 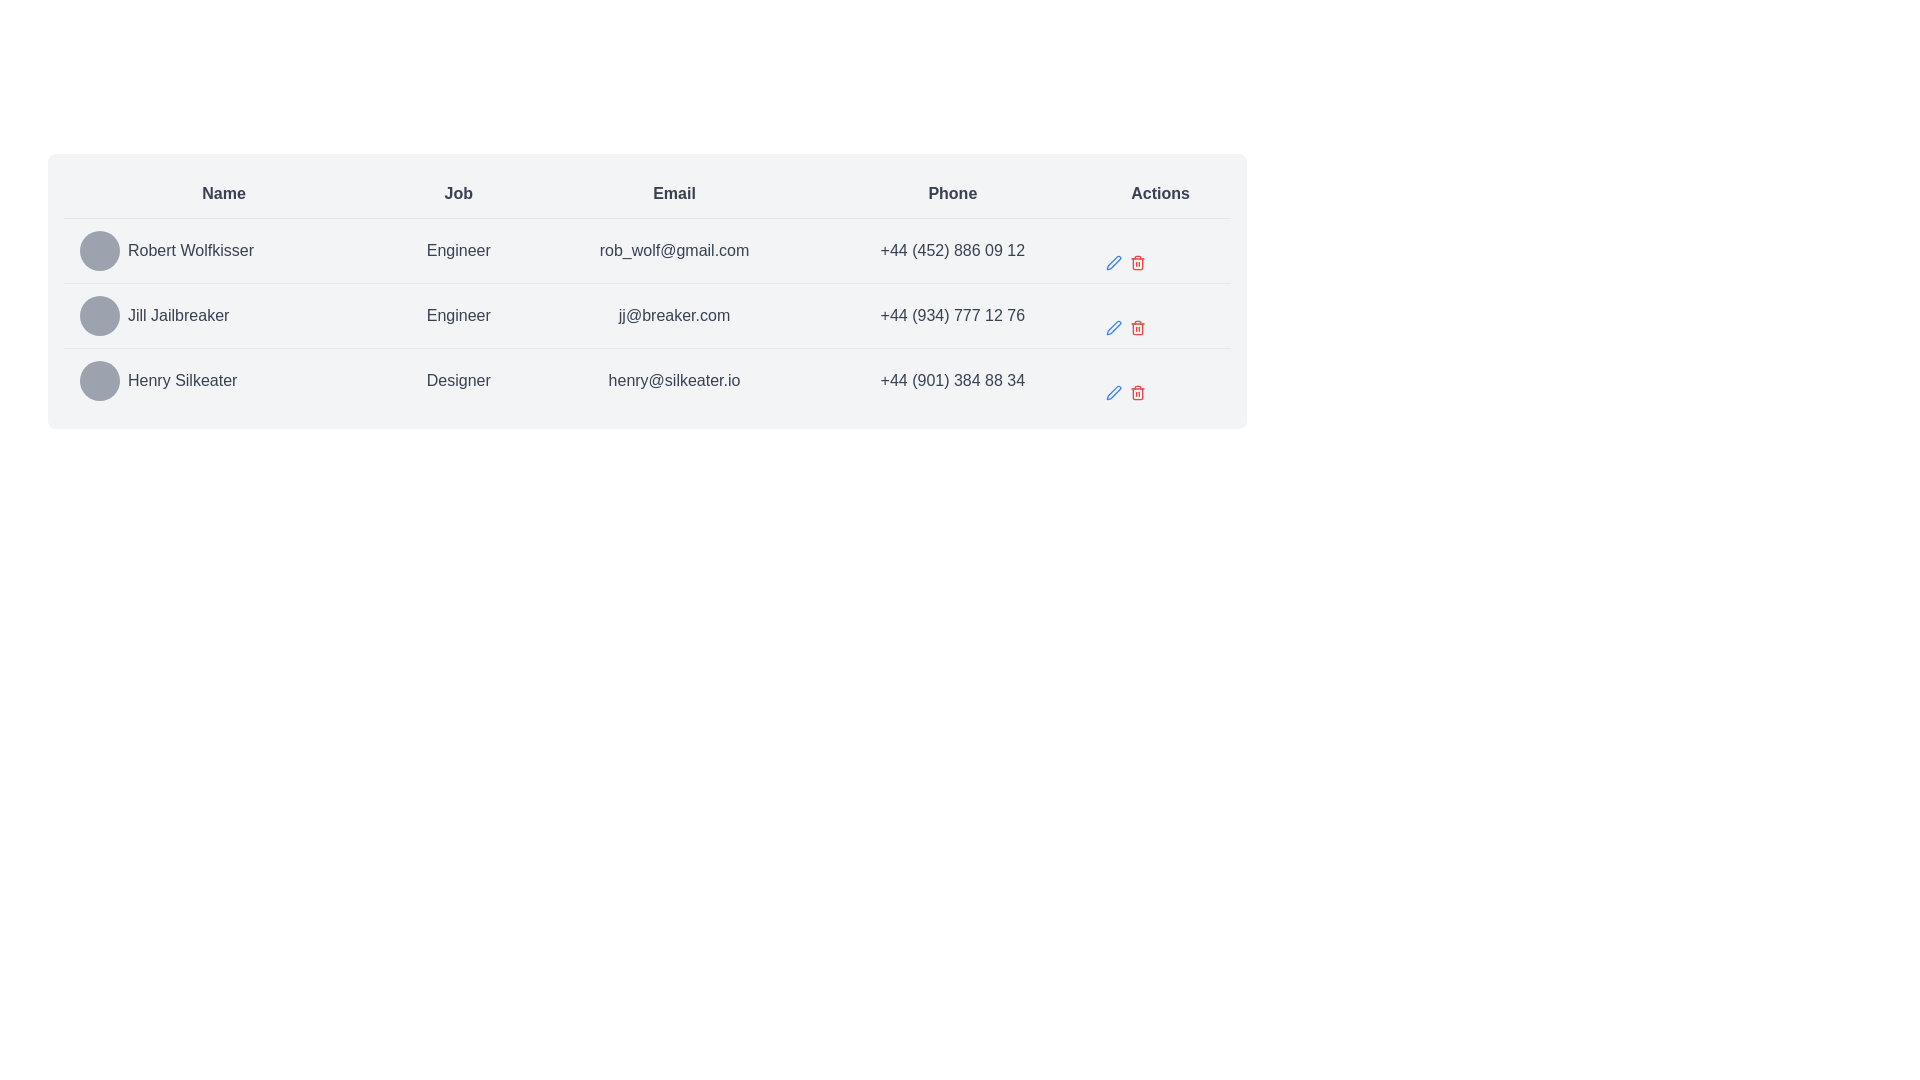 I want to click on displayed phone number from the Text label located in the fourth column of the first row corresponding to 'Robert Wolfkisser.', so click(x=951, y=249).